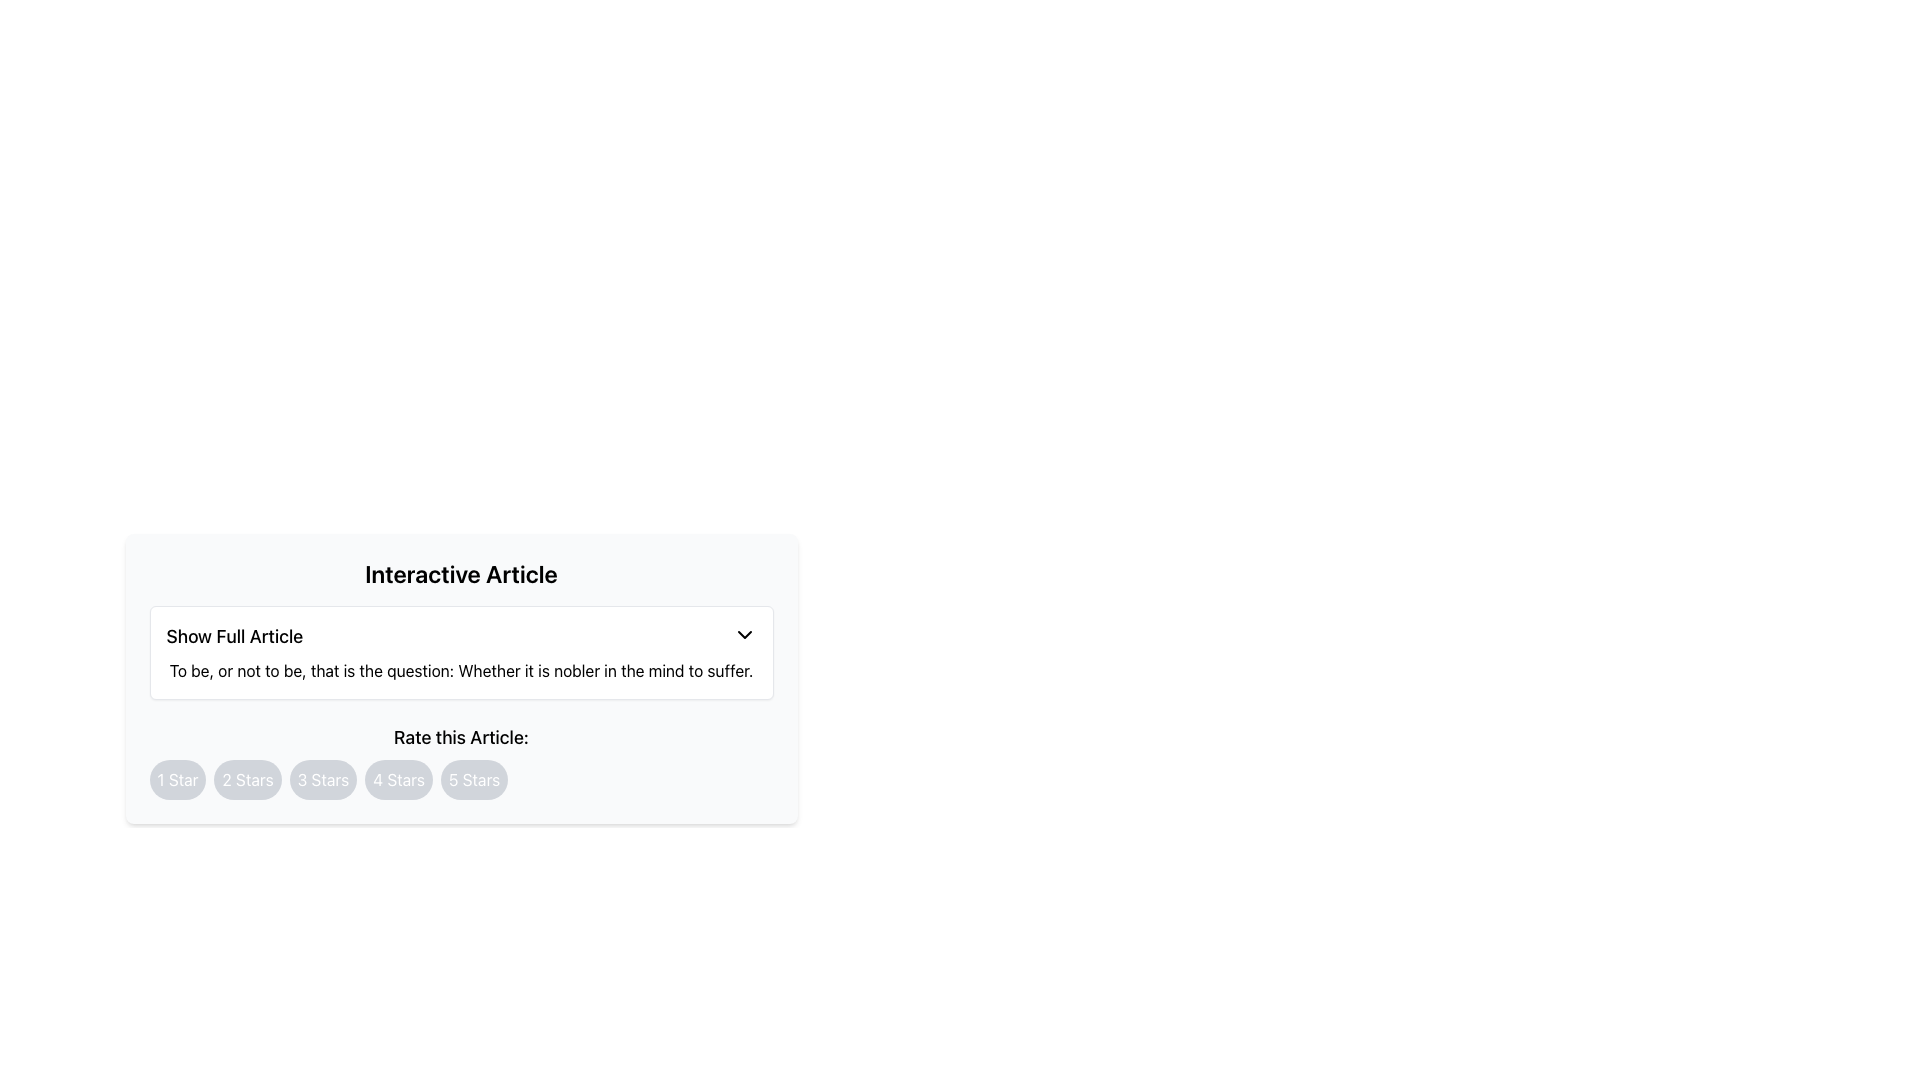 The width and height of the screenshot is (1920, 1080). Describe the element at coordinates (177, 778) in the screenshot. I see `the circular button labeled '1 Star' with a gray background` at that location.